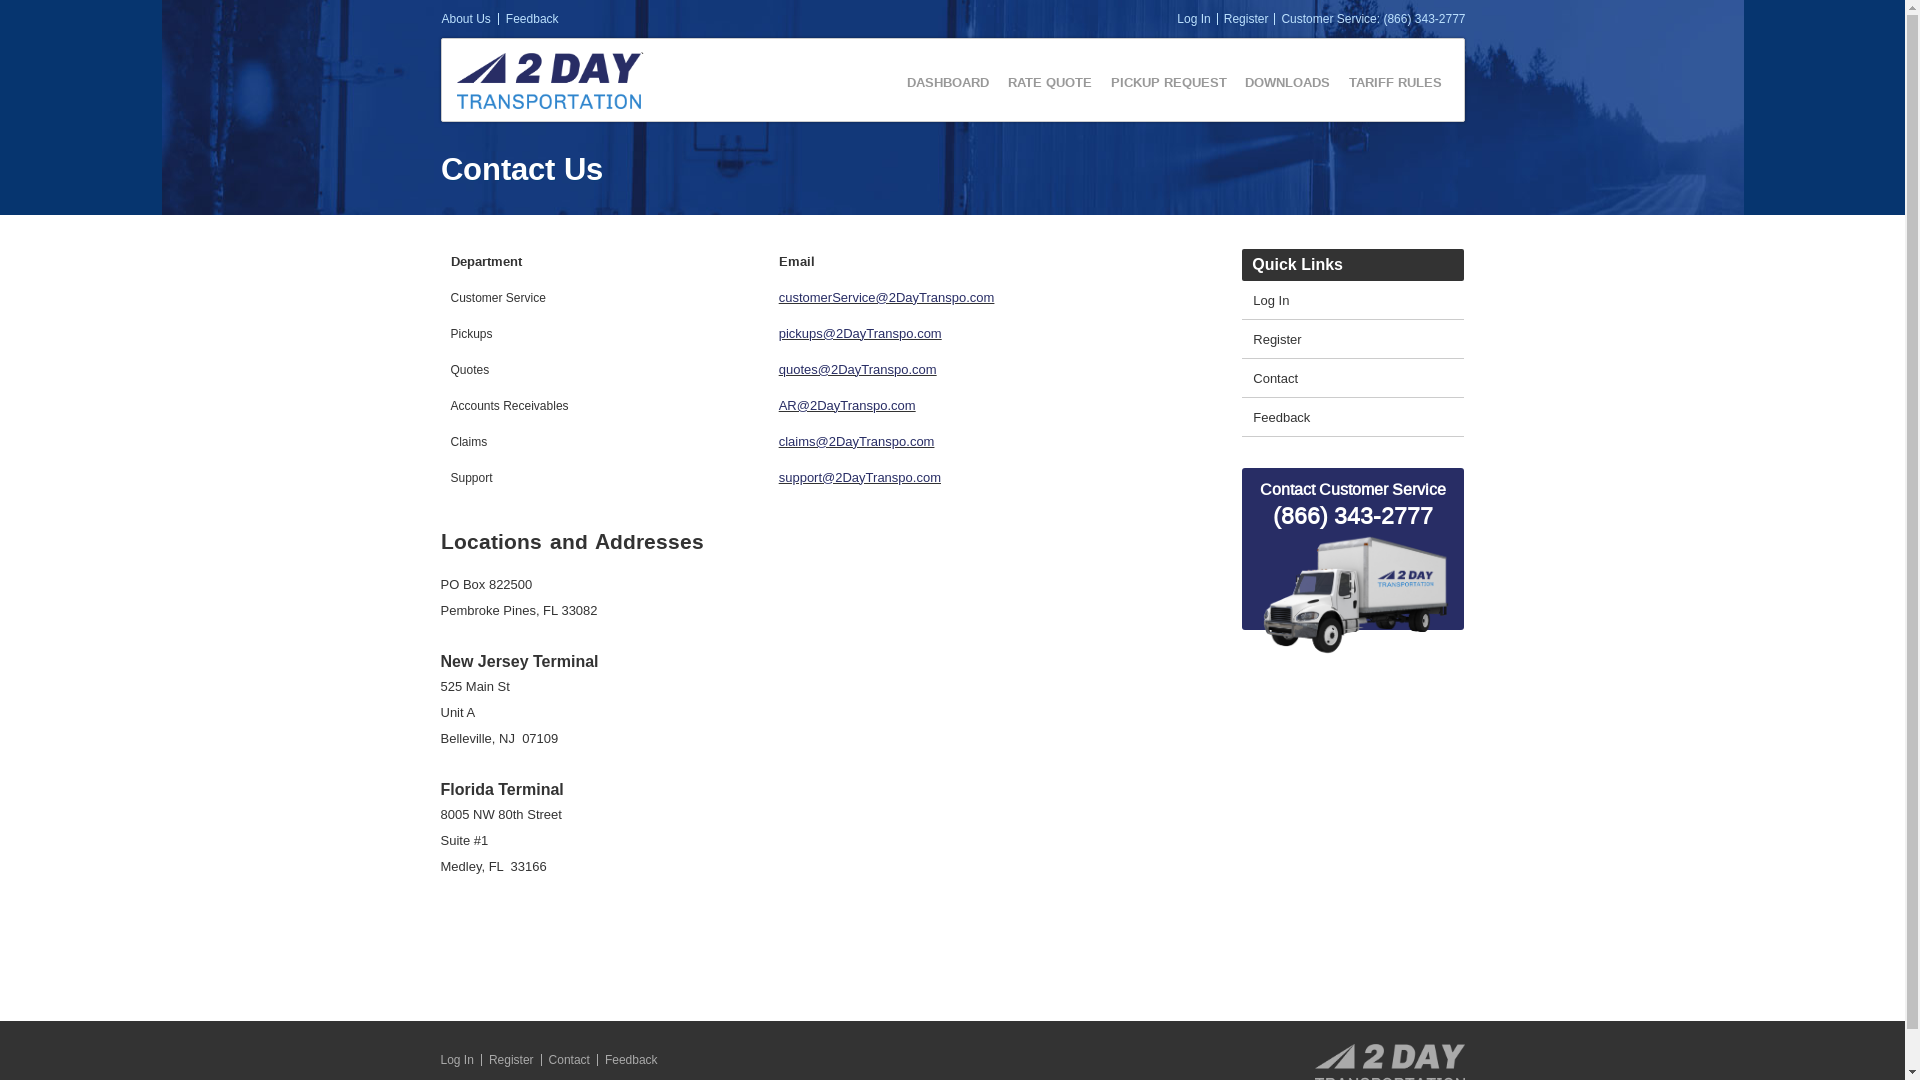 Image resolution: width=1920 pixels, height=1080 pixels. I want to click on 'DASHBOARD', so click(939, 81).